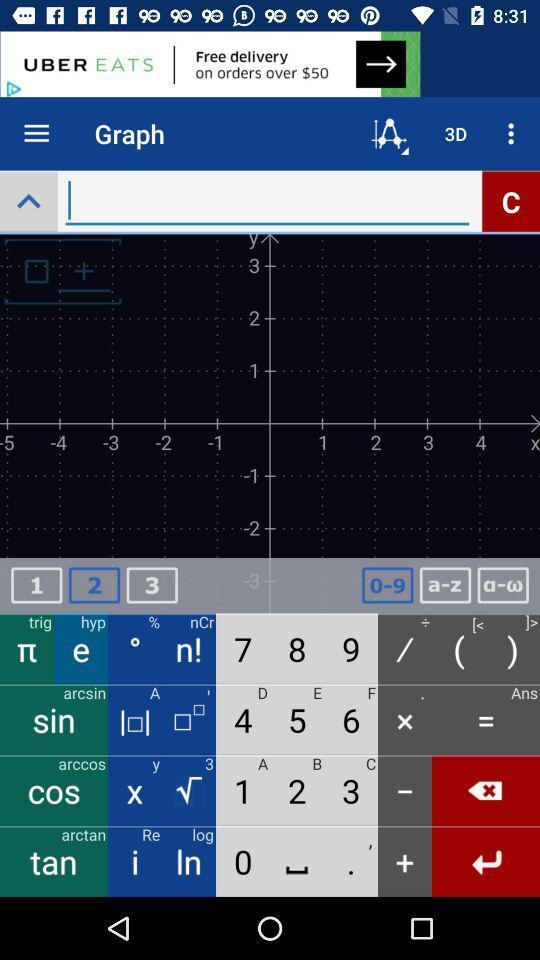 The width and height of the screenshot is (540, 960). Describe the element at coordinates (27, 201) in the screenshot. I see `the expand_less icon` at that location.